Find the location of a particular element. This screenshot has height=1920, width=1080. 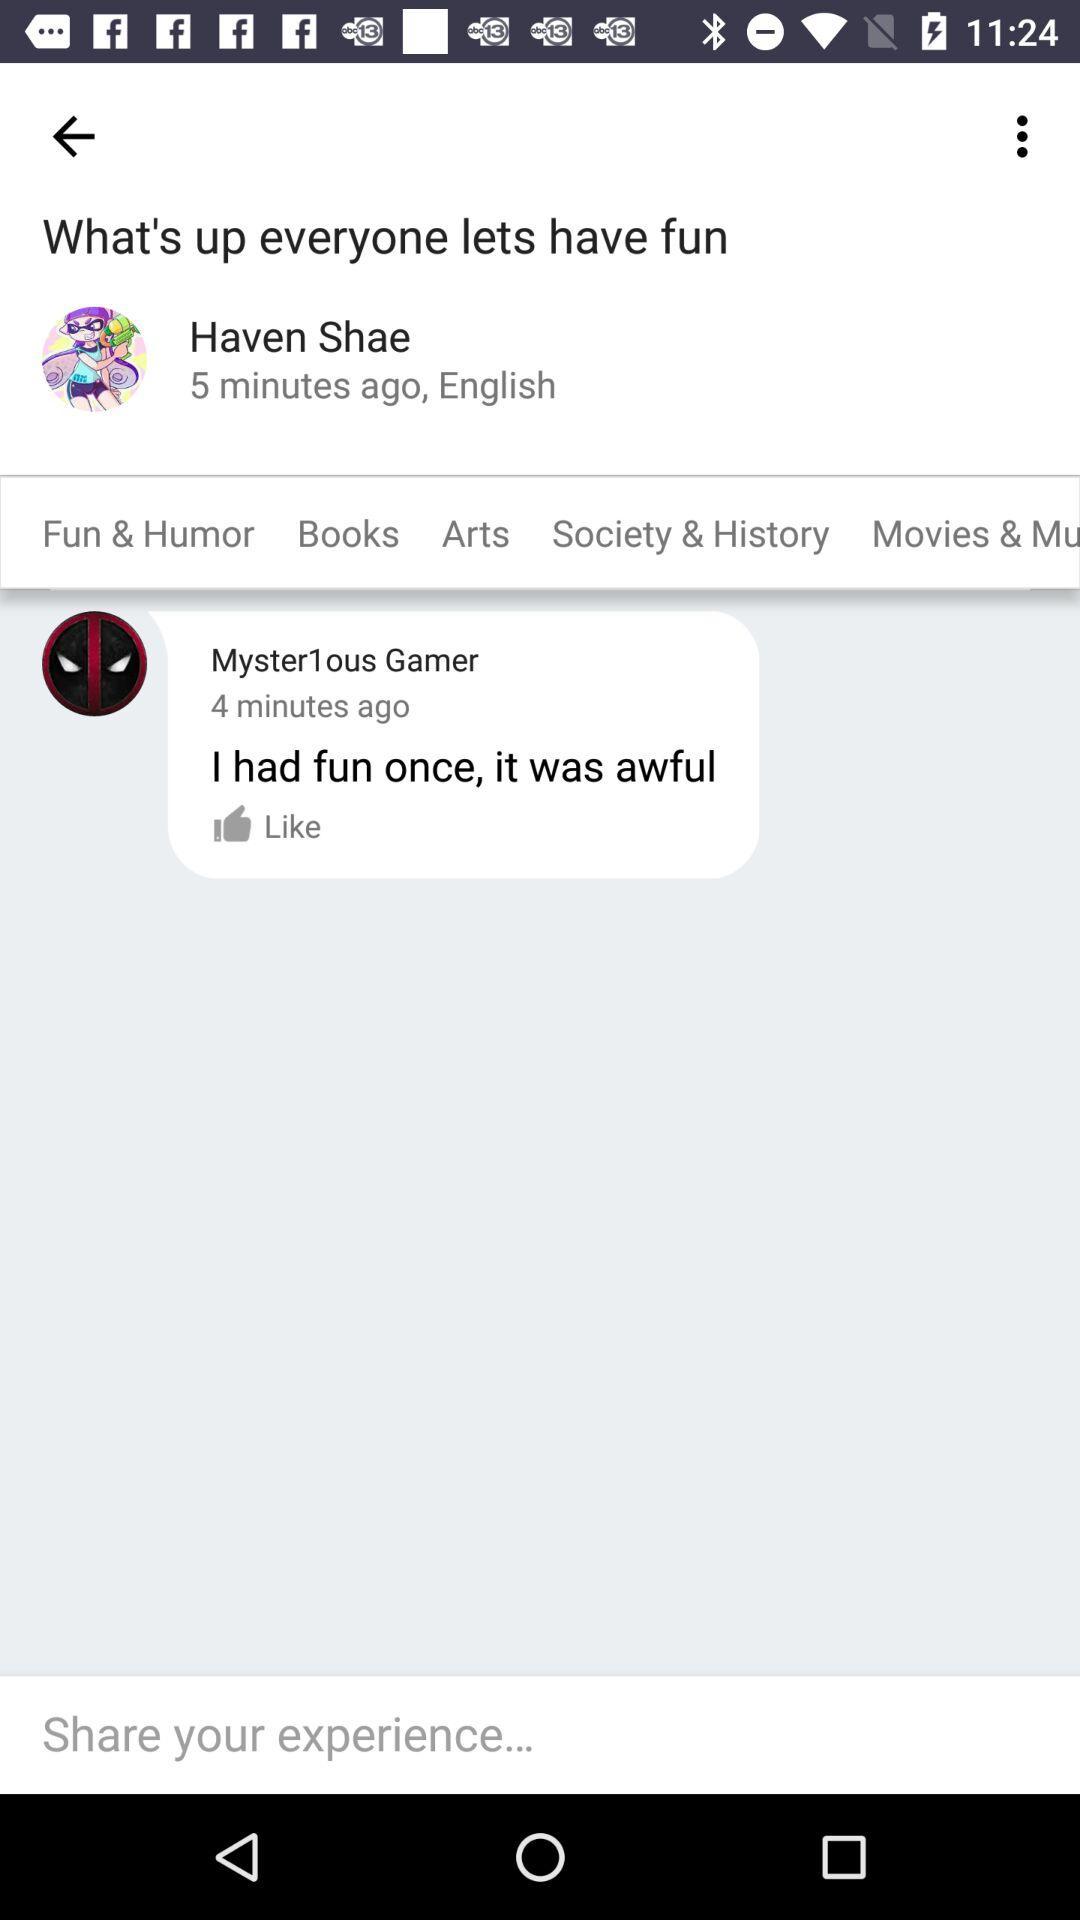

the what s up icon is located at coordinates (385, 237).